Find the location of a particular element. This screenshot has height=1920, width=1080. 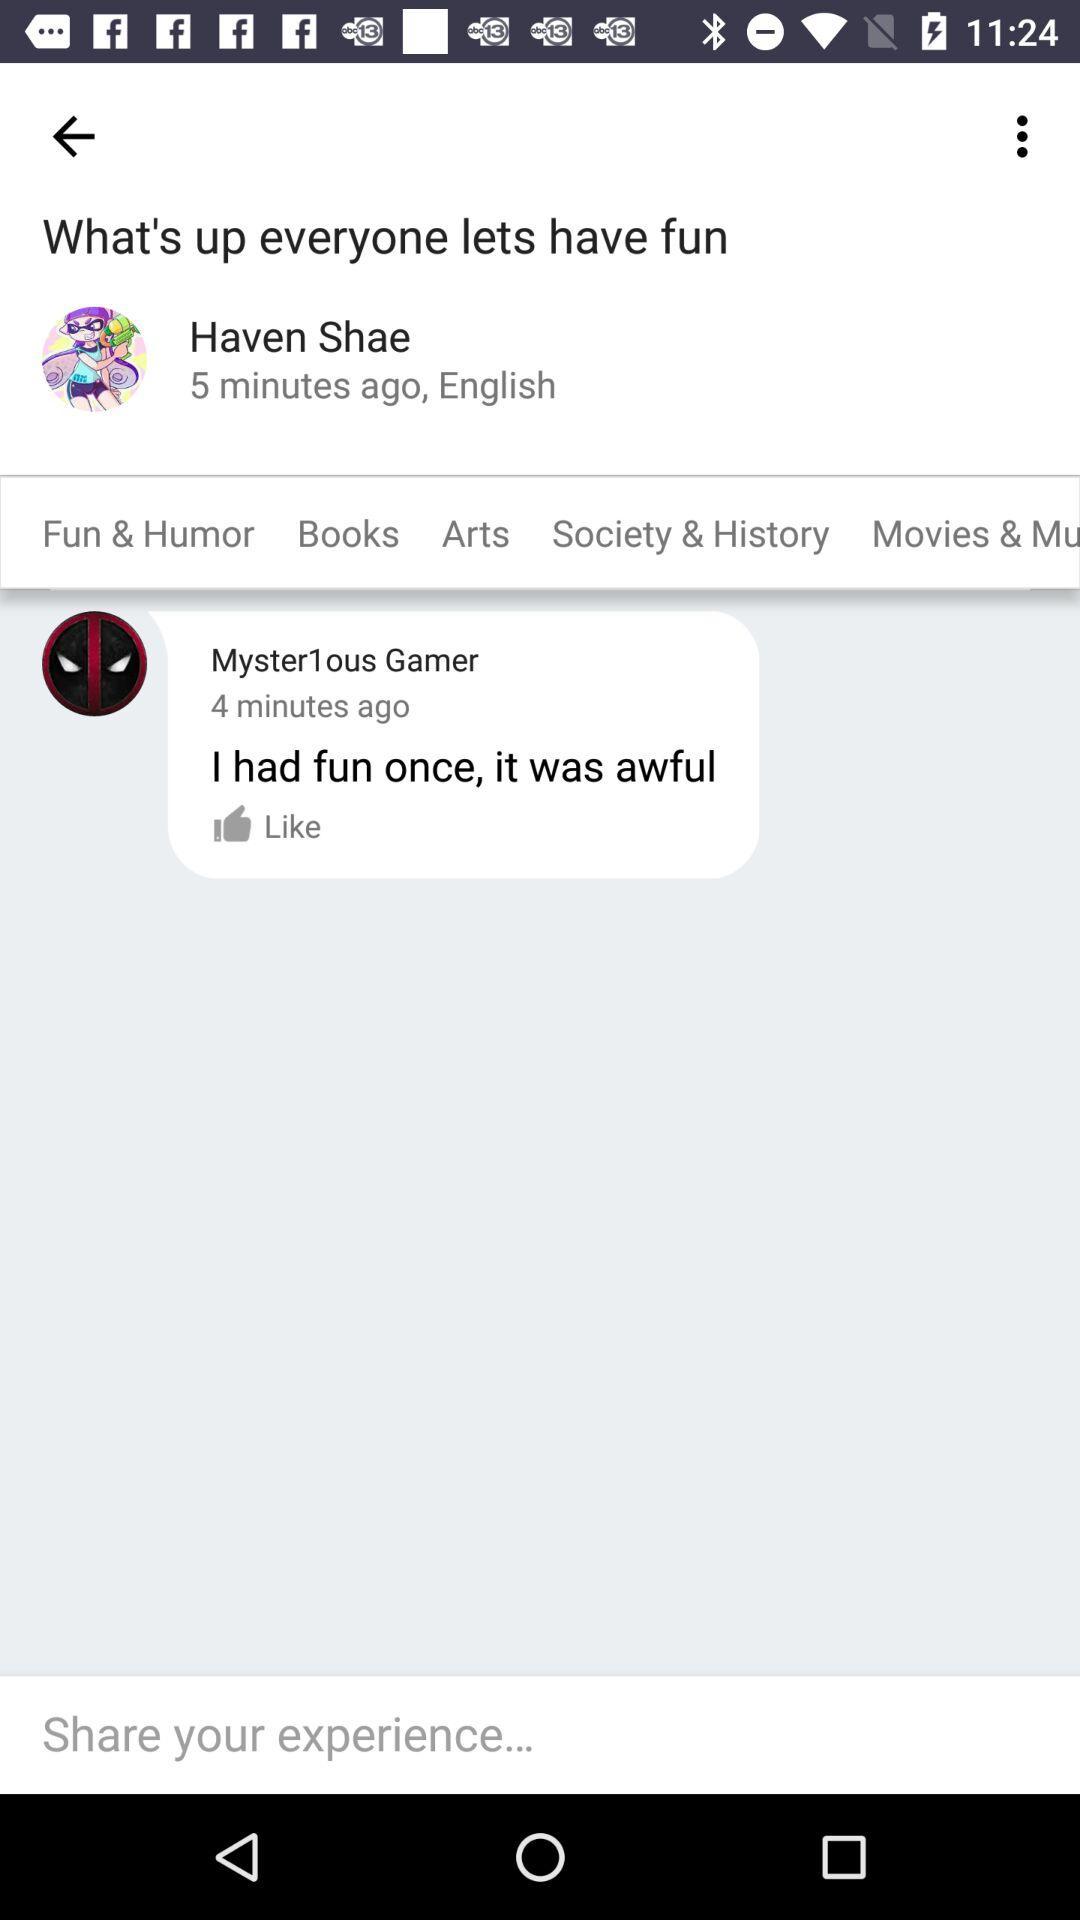

the what s up icon is located at coordinates (385, 237).